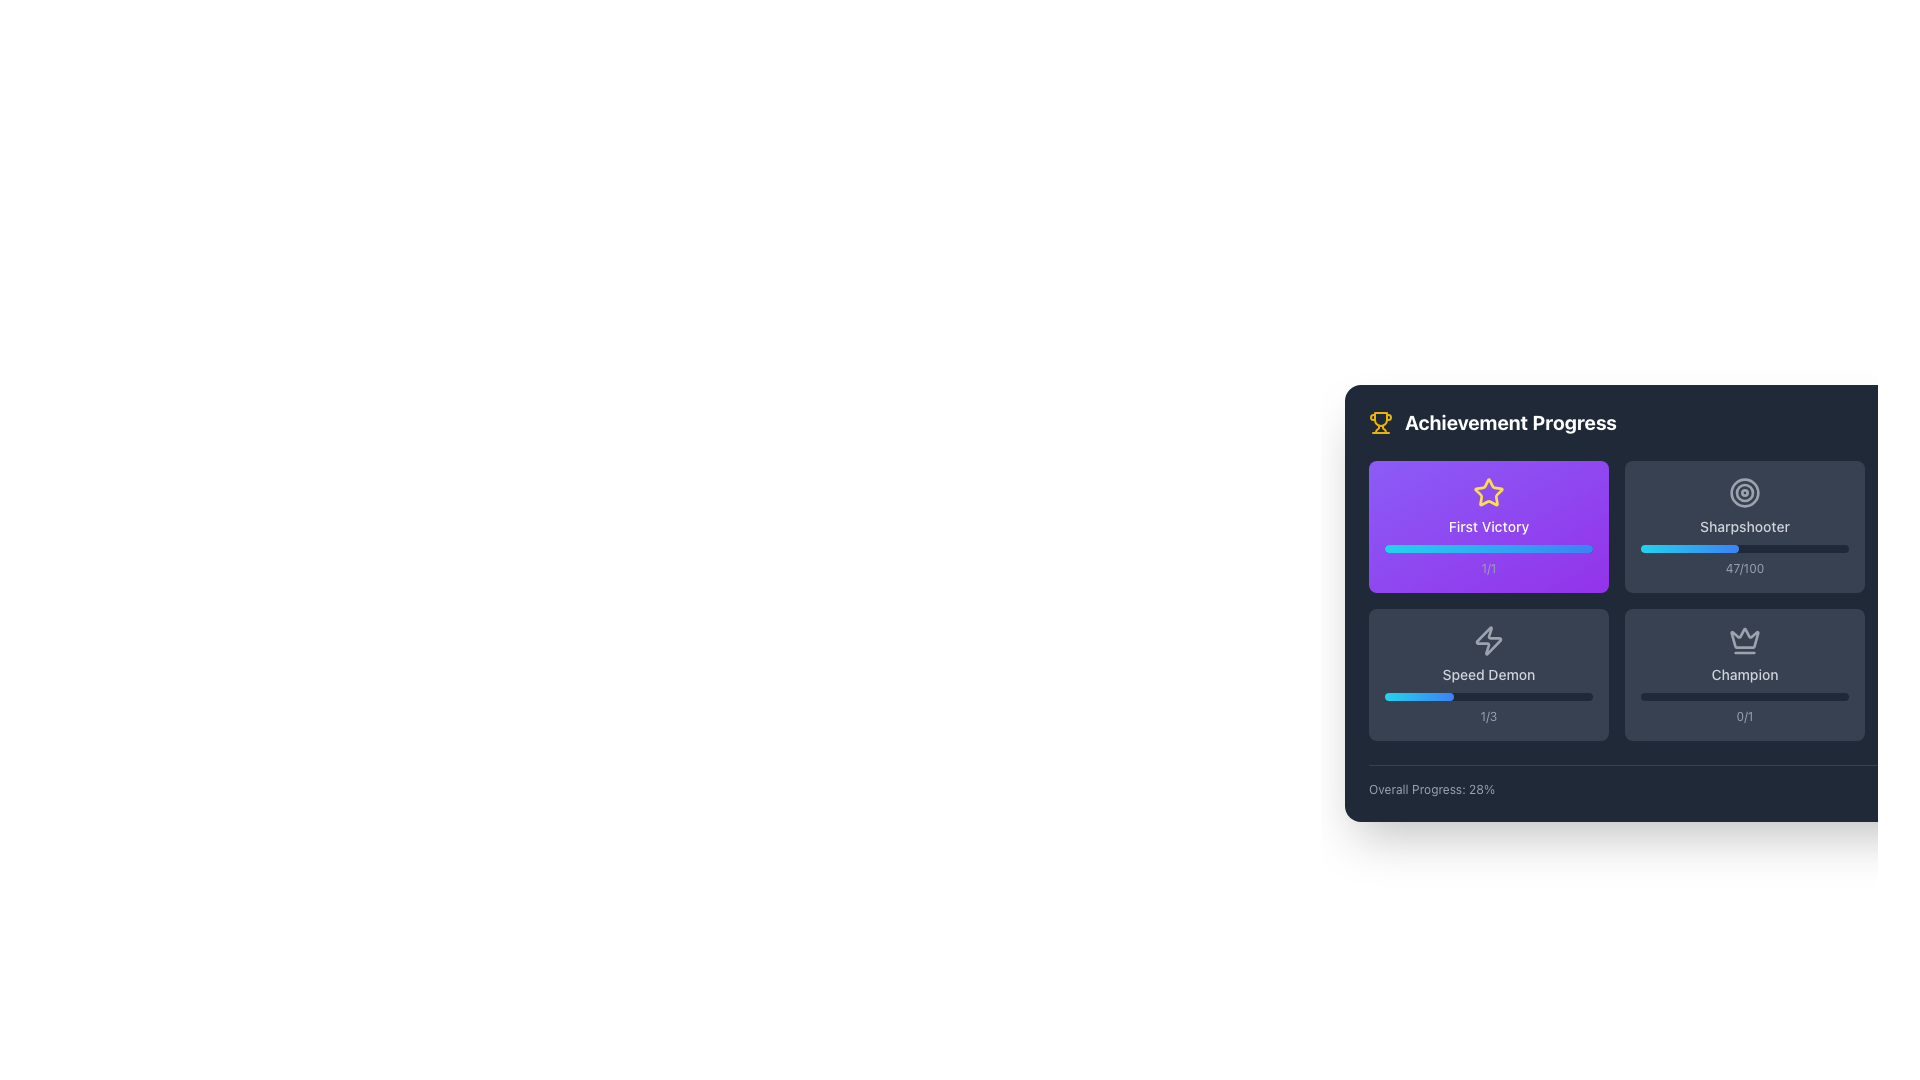 The height and width of the screenshot is (1080, 1920). Describe the element at coordinates (1488, 493) in the screenshot. I see `the star-shaped icon representing the 'First Victory' achievement, located in the upper-left tile of the Achievement Progress grid` at that location.